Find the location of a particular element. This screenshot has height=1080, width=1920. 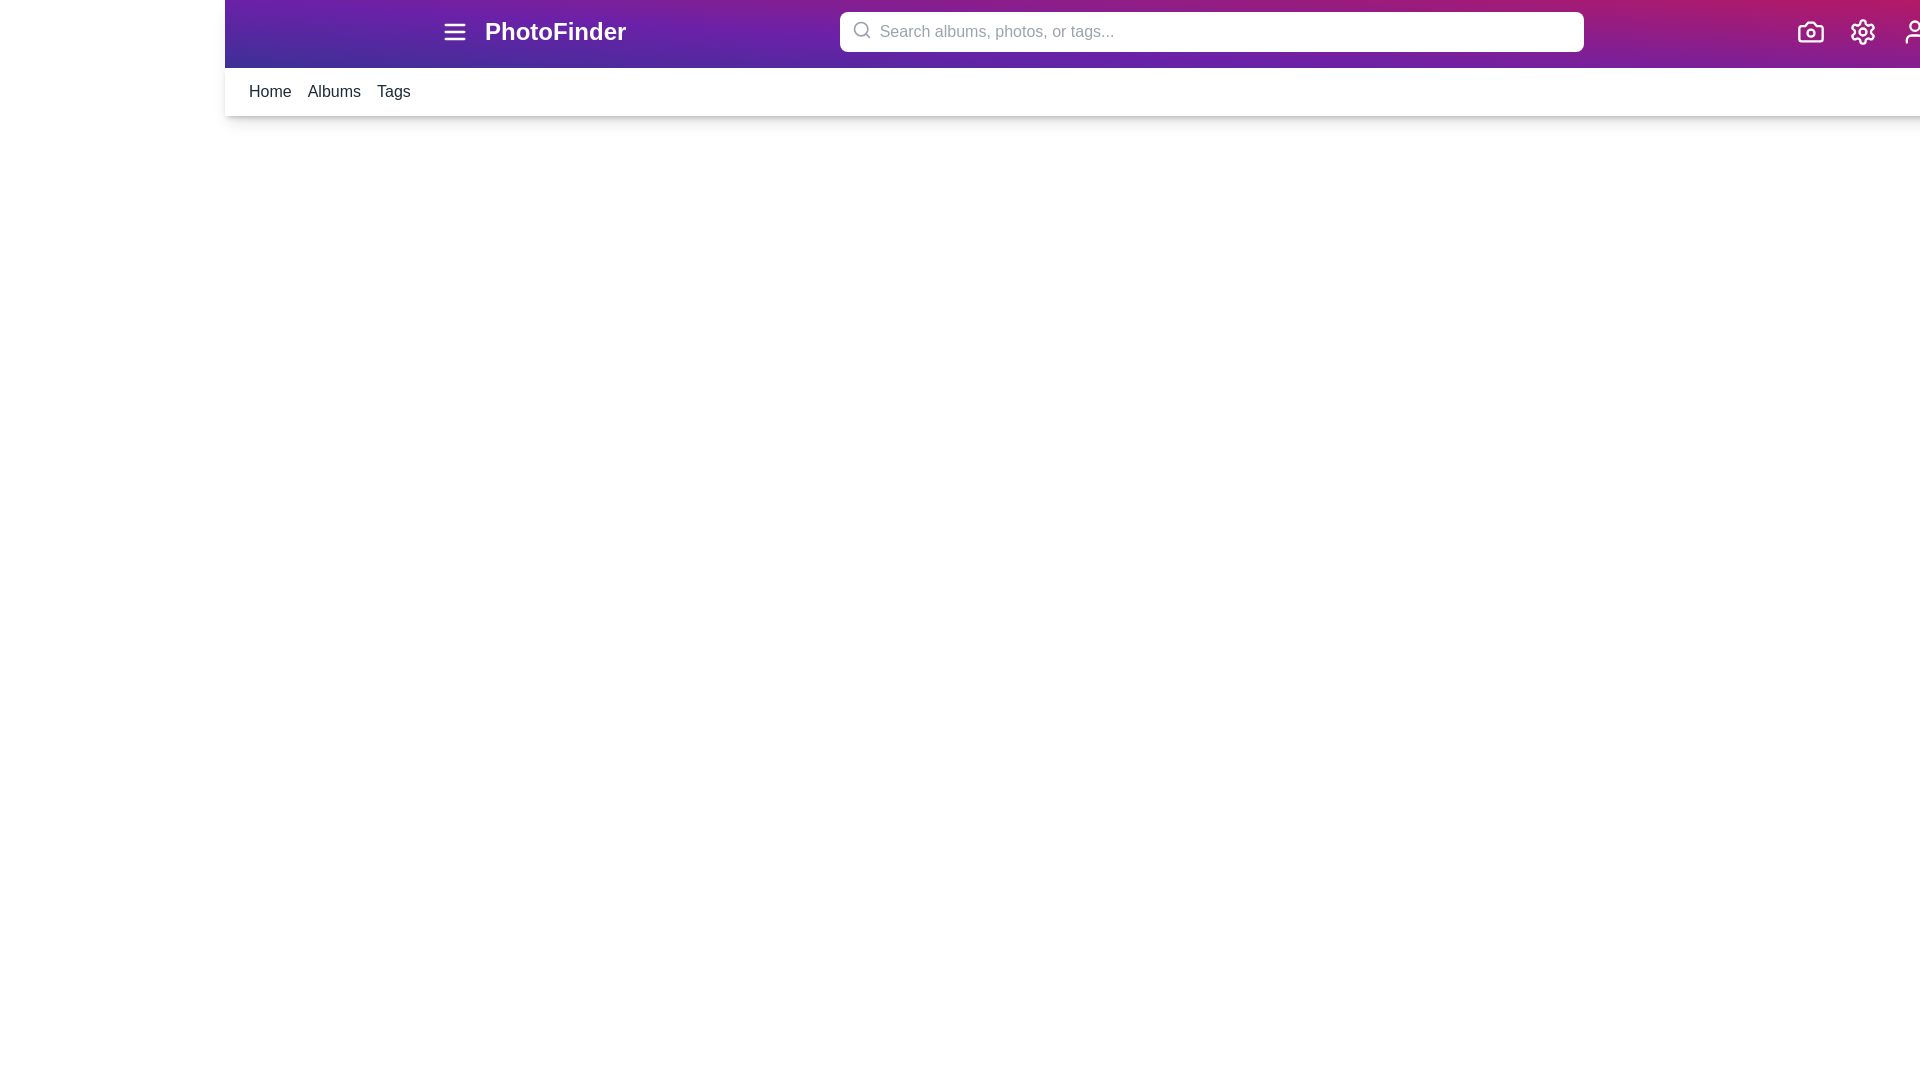

the settings icon to access the settings menu is located at coordinates (1861, 31).